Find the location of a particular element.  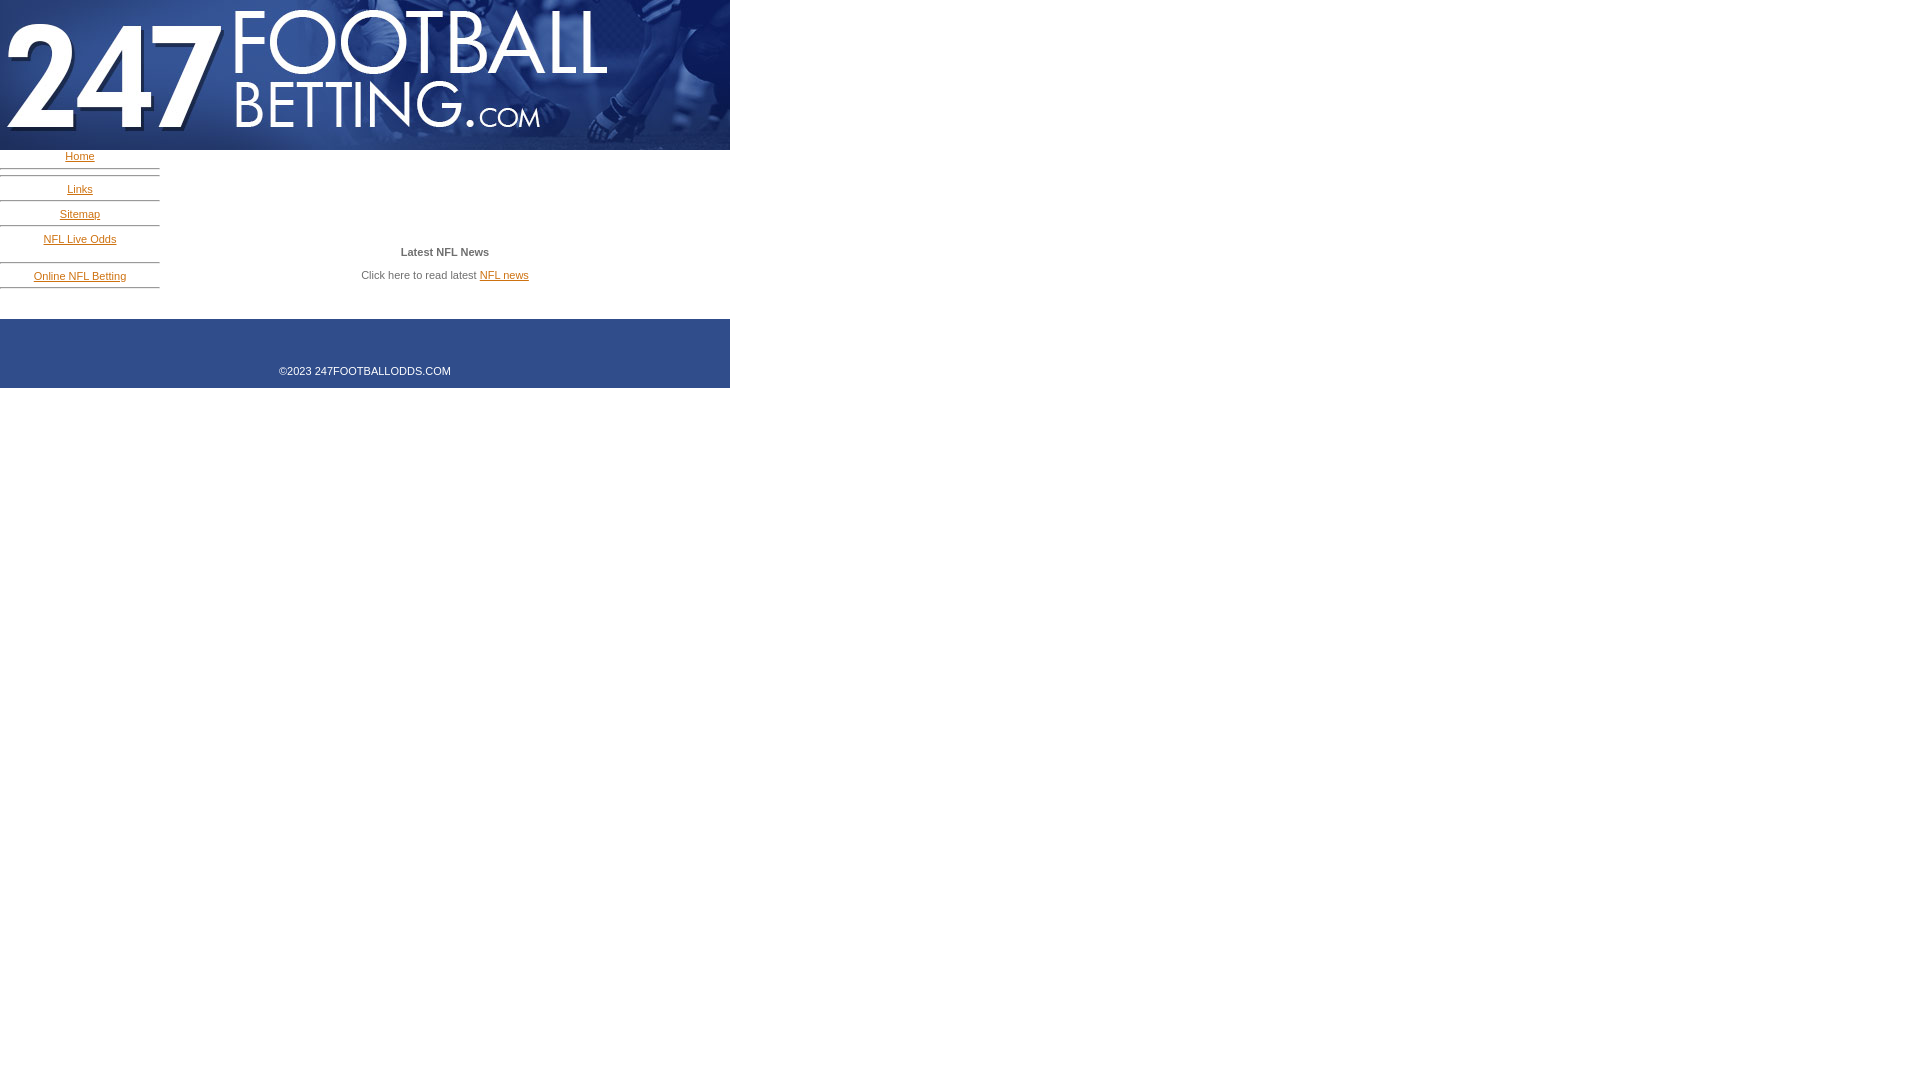

'Links' is located at coordinates (80, 188).